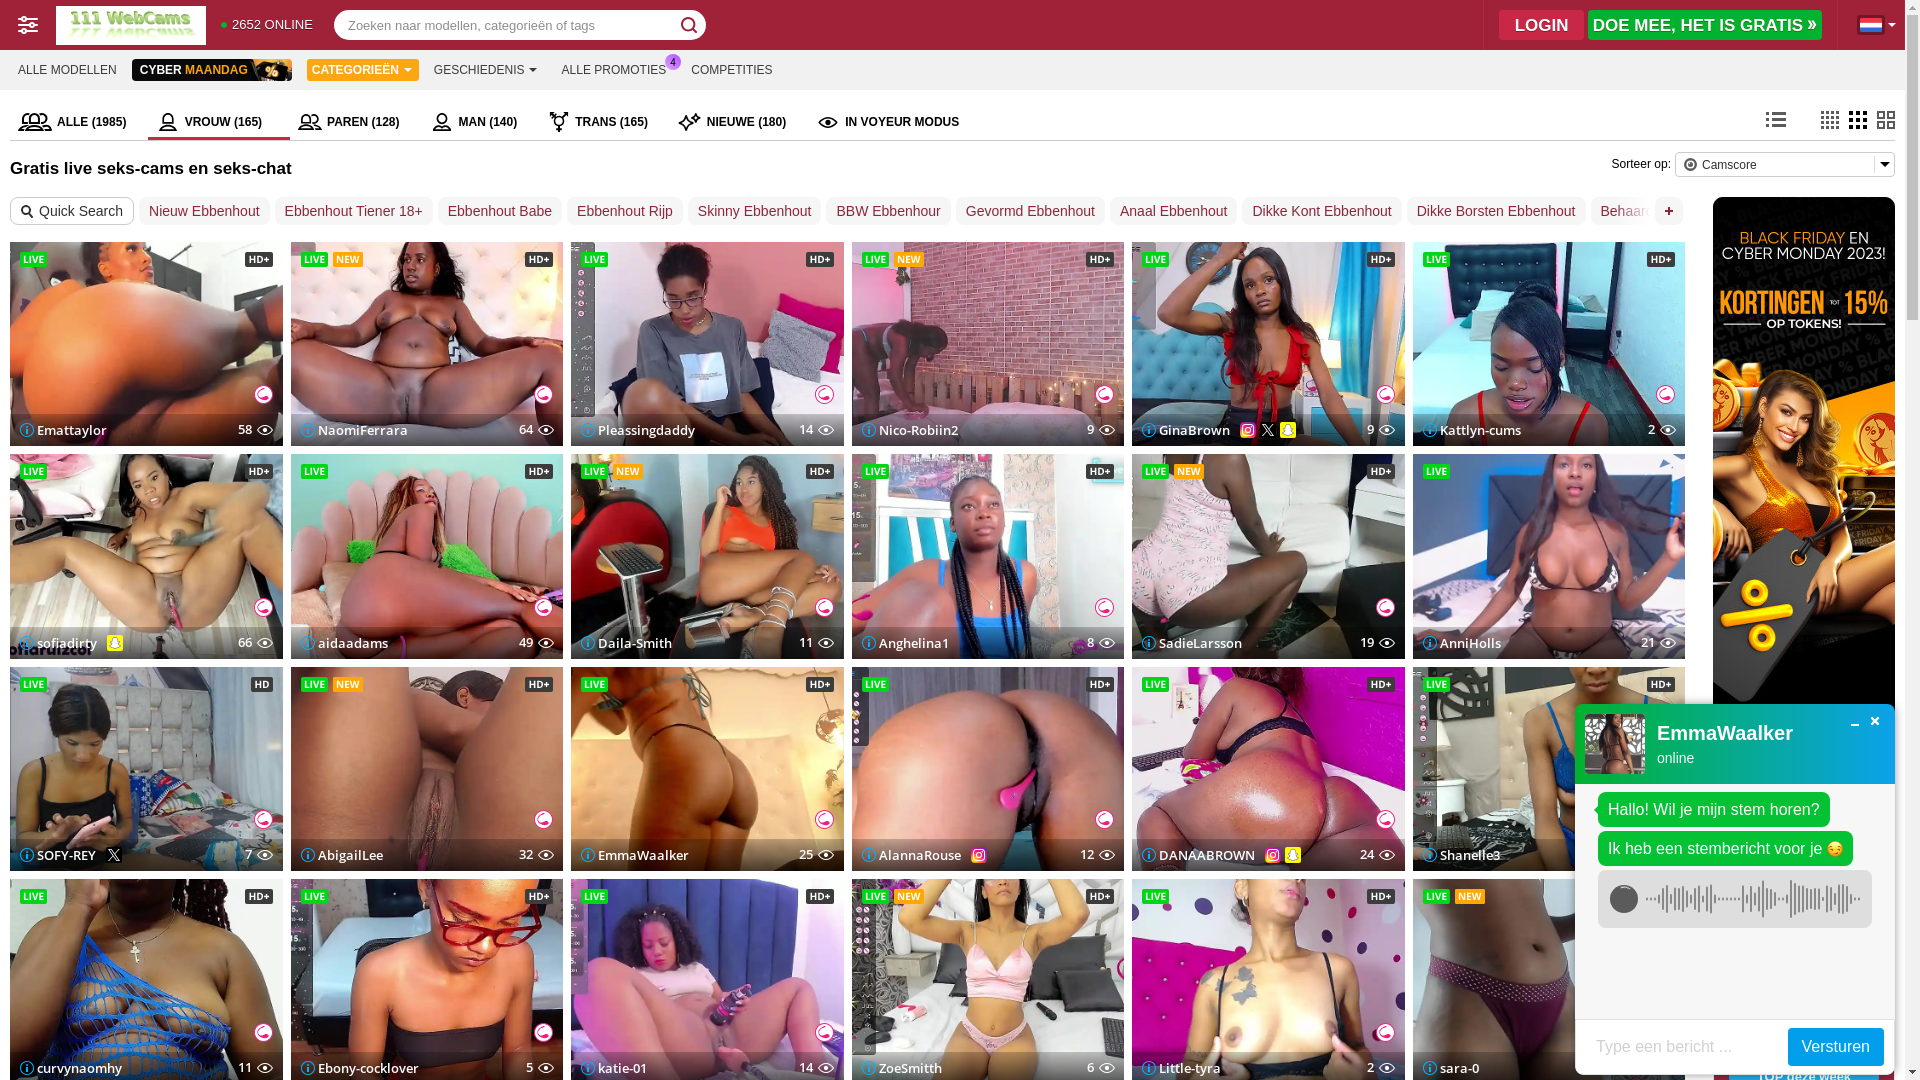  Describe the element at coordinates (1449, 1066) in the screenshot. I see `'sara-0'` at that location.